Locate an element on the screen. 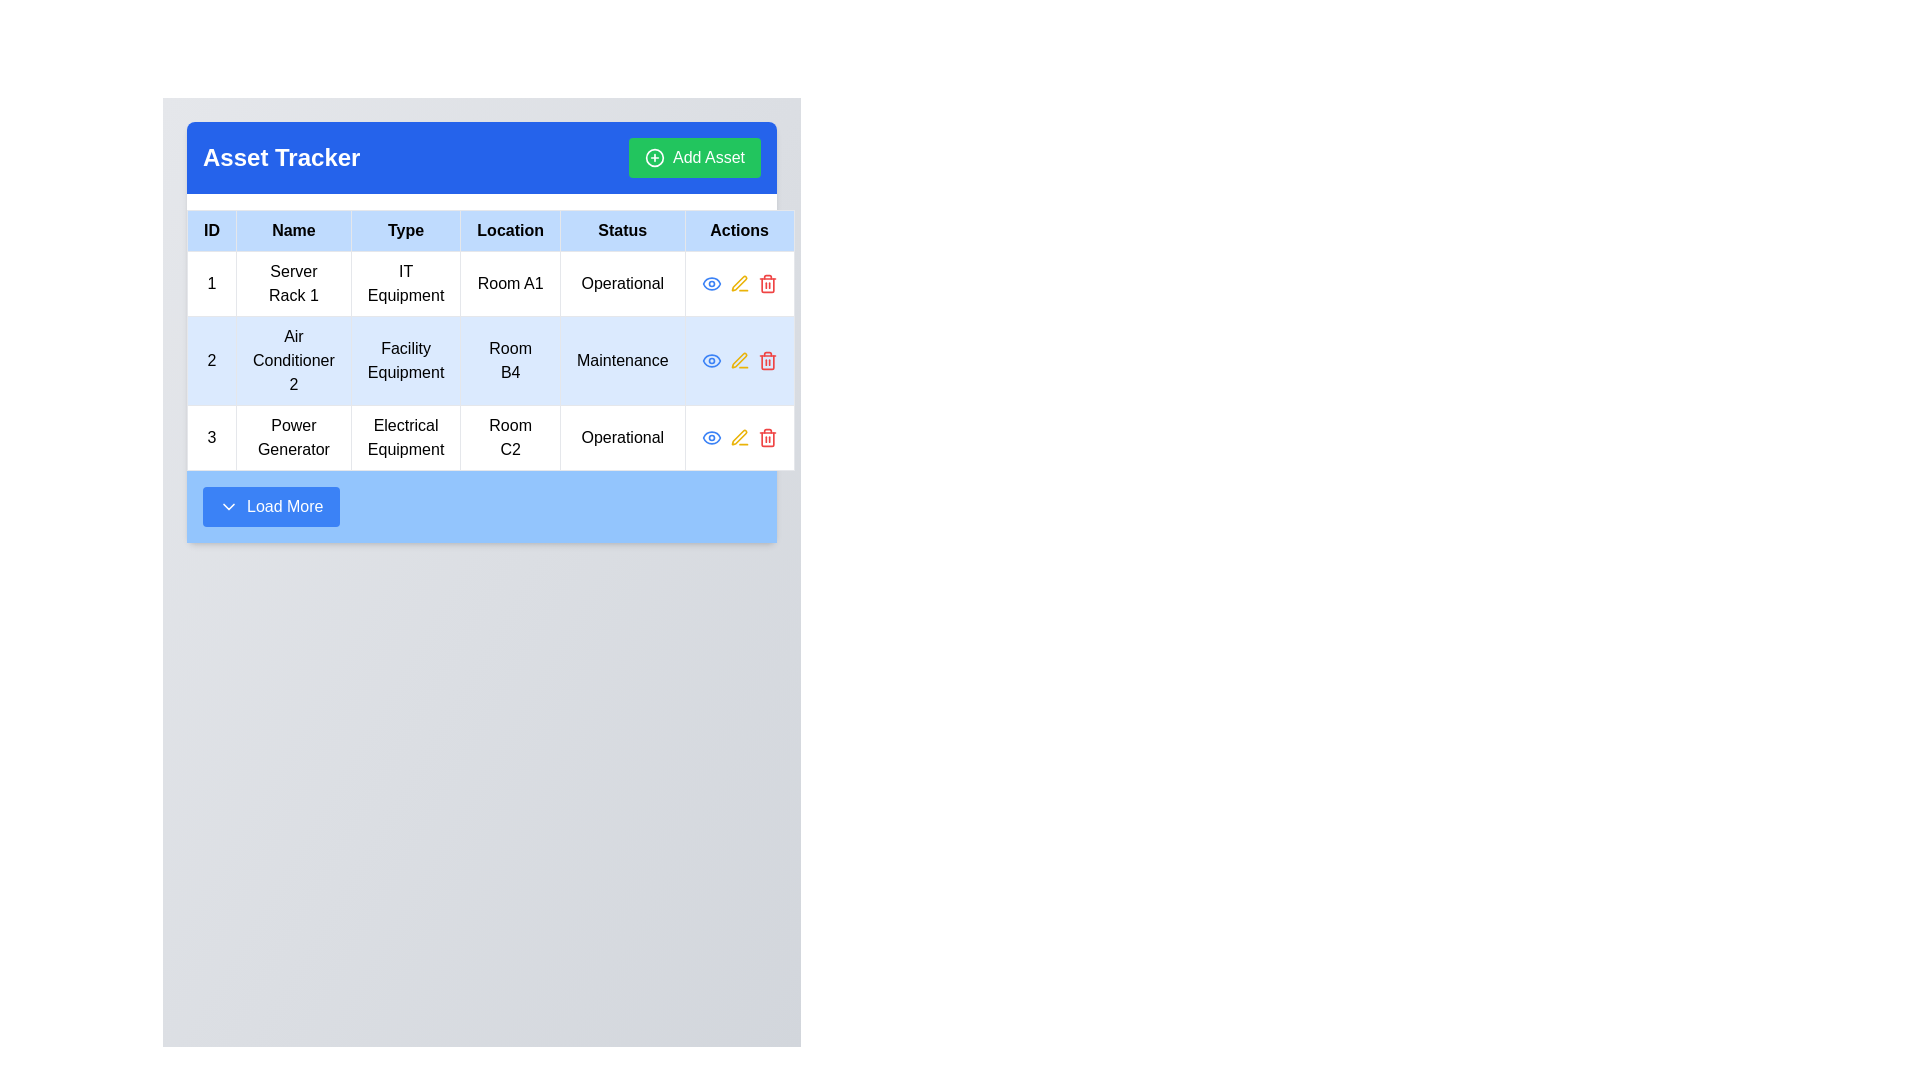 The height and width of the screenshot is (1080, 1920). the 'ID' header label in the first column of the table, which serves as a unique identifier for items displayed in the table is located at coordinates (211, 230).